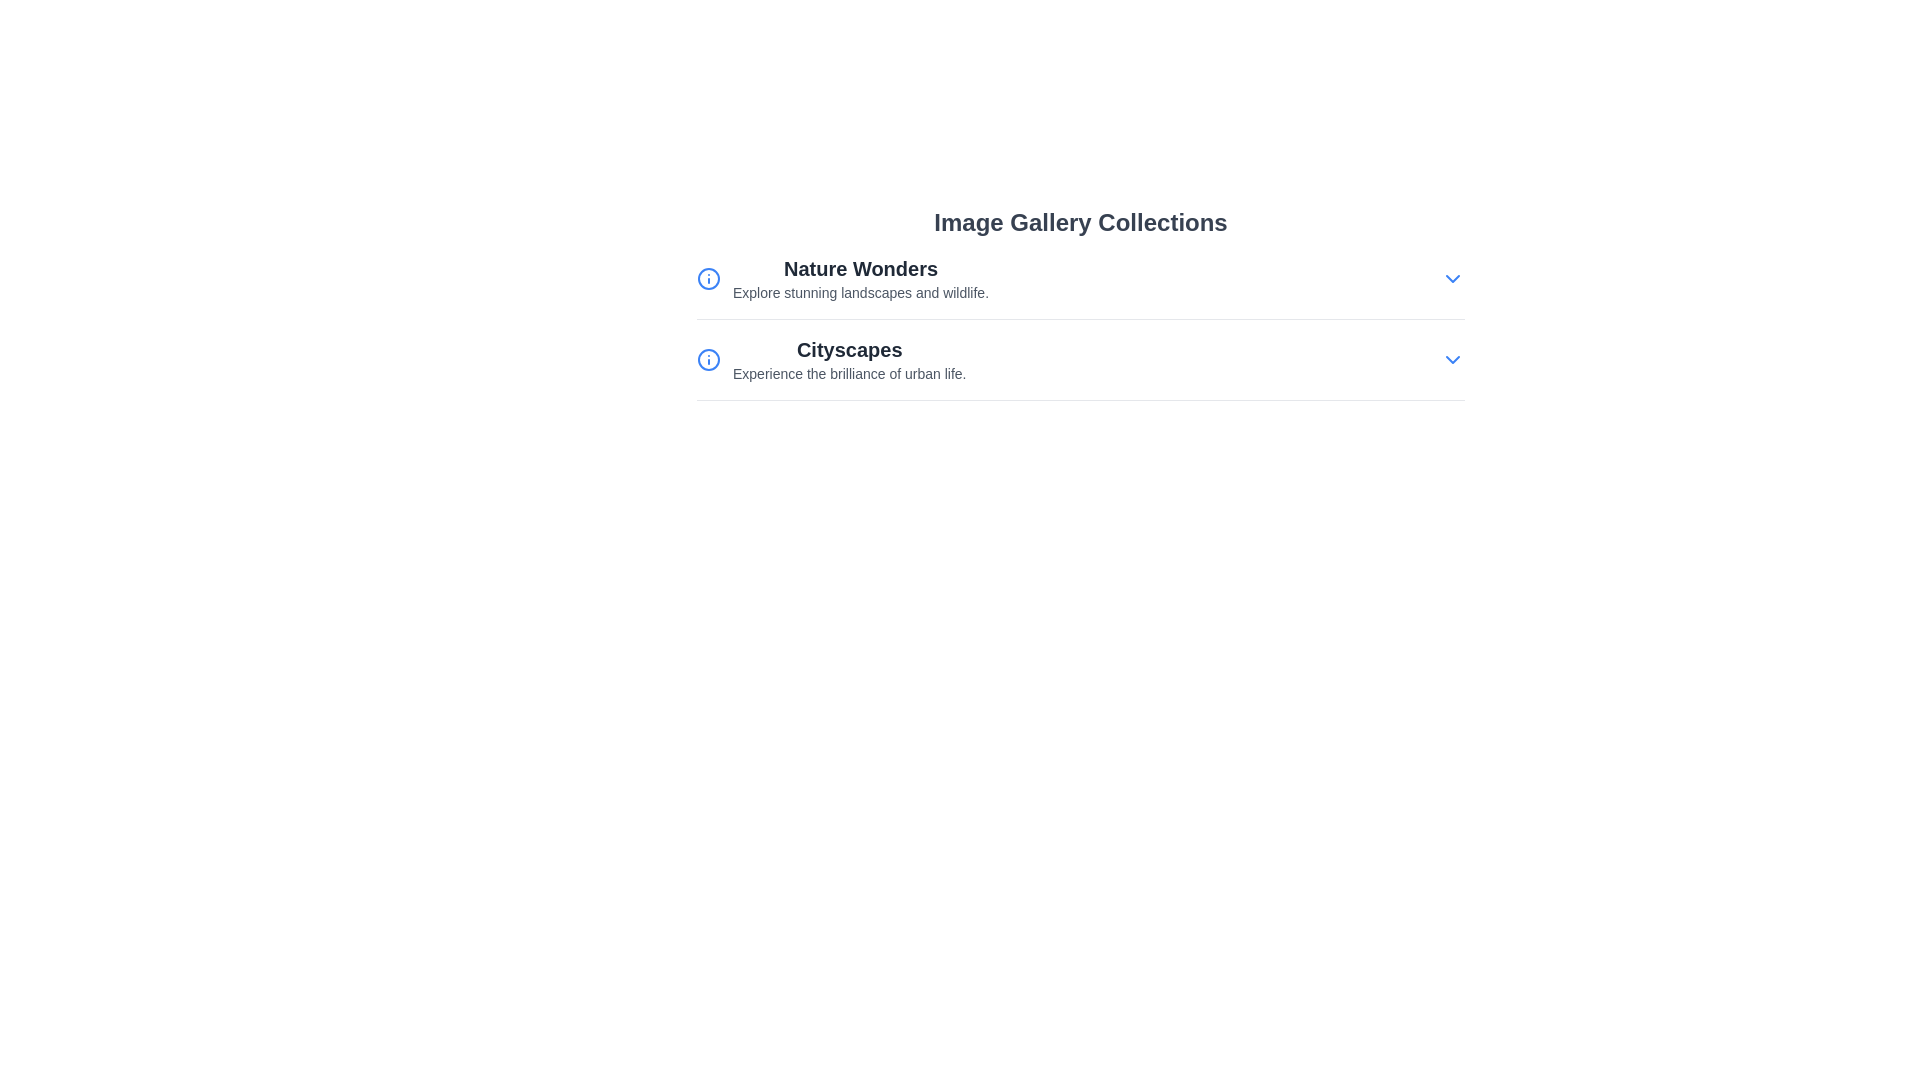 This screenshot has height=1080, width=1920. What do you see at coordinates (1453, 278) in the screenshot?
I see `the dropdown icon for the 'Nature Wonders' section` at bounding box center [1453, 278].